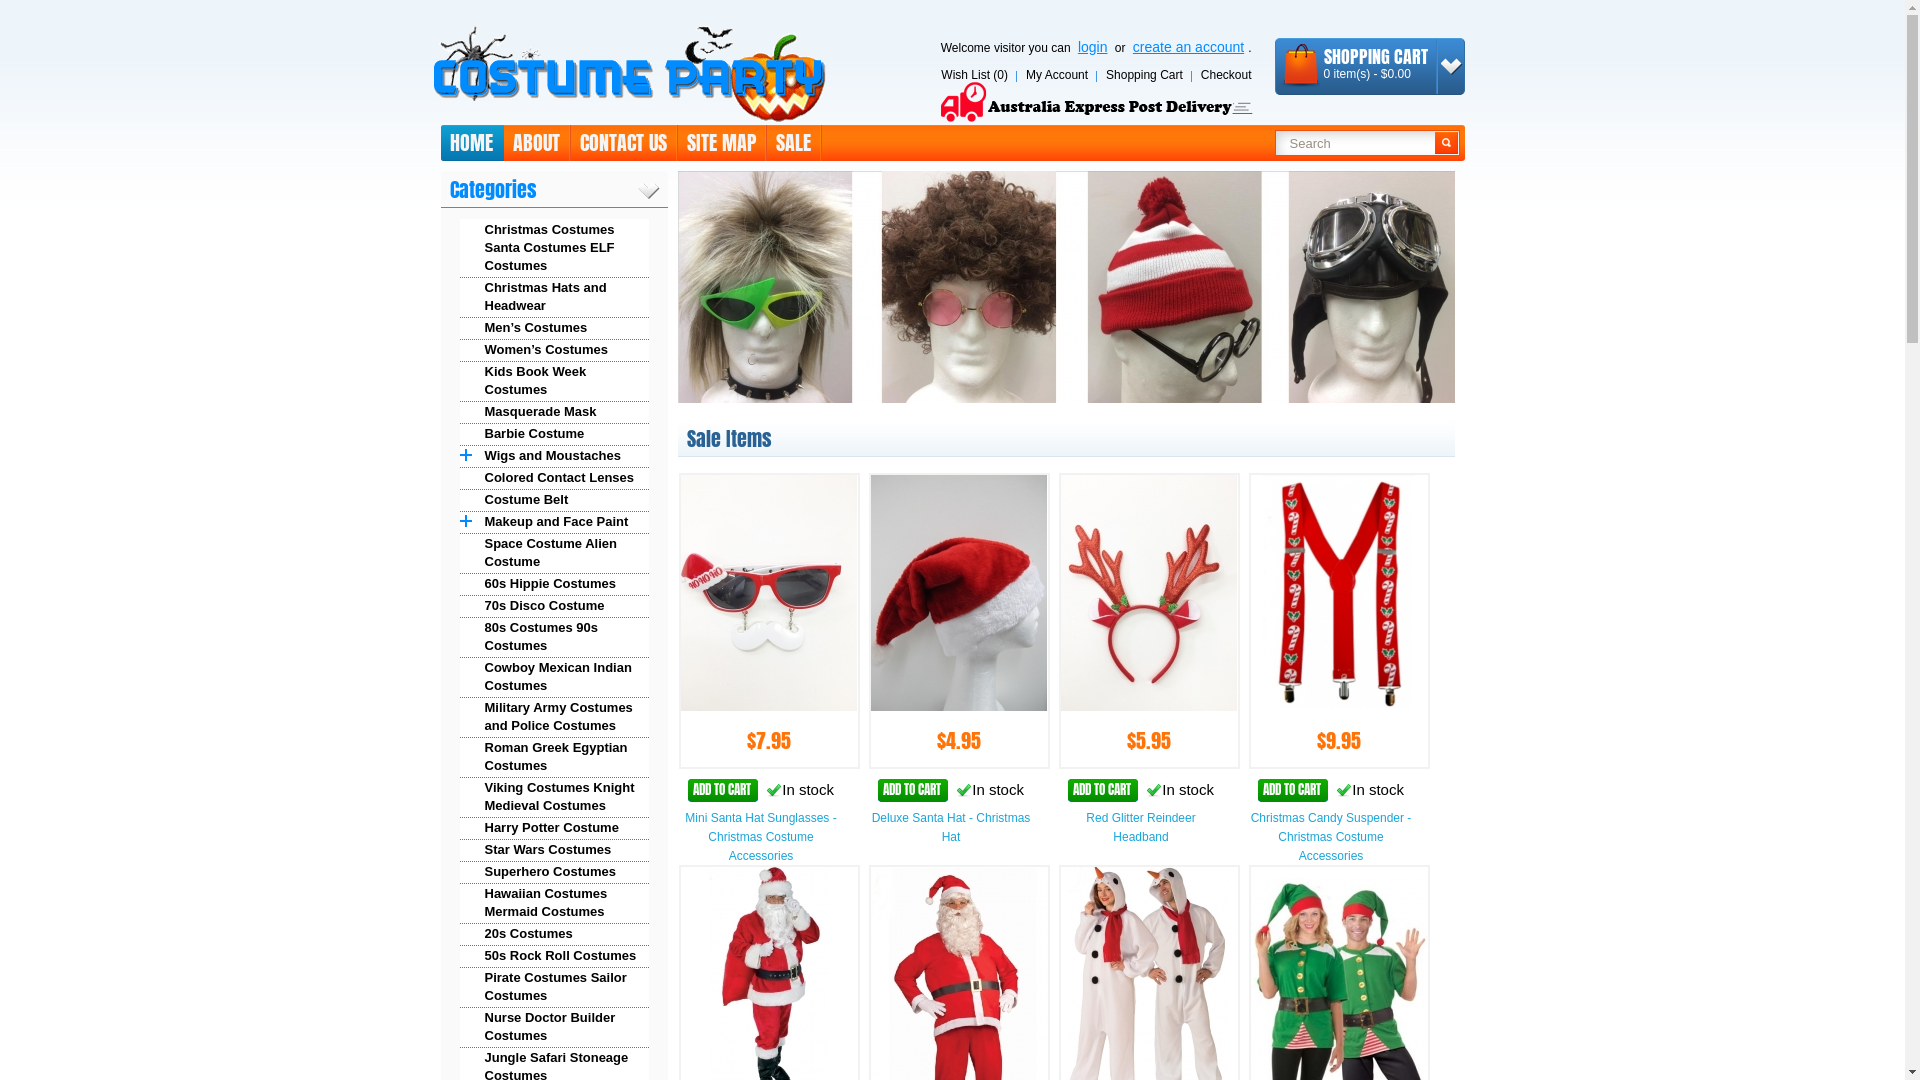 Image resolution: width=1920 pixels, height=1080 pixels. What do you see at coordinates (554, 604) in the screenshot?
I see `'70s Disco Costume'` at bounding box center [554, 604].